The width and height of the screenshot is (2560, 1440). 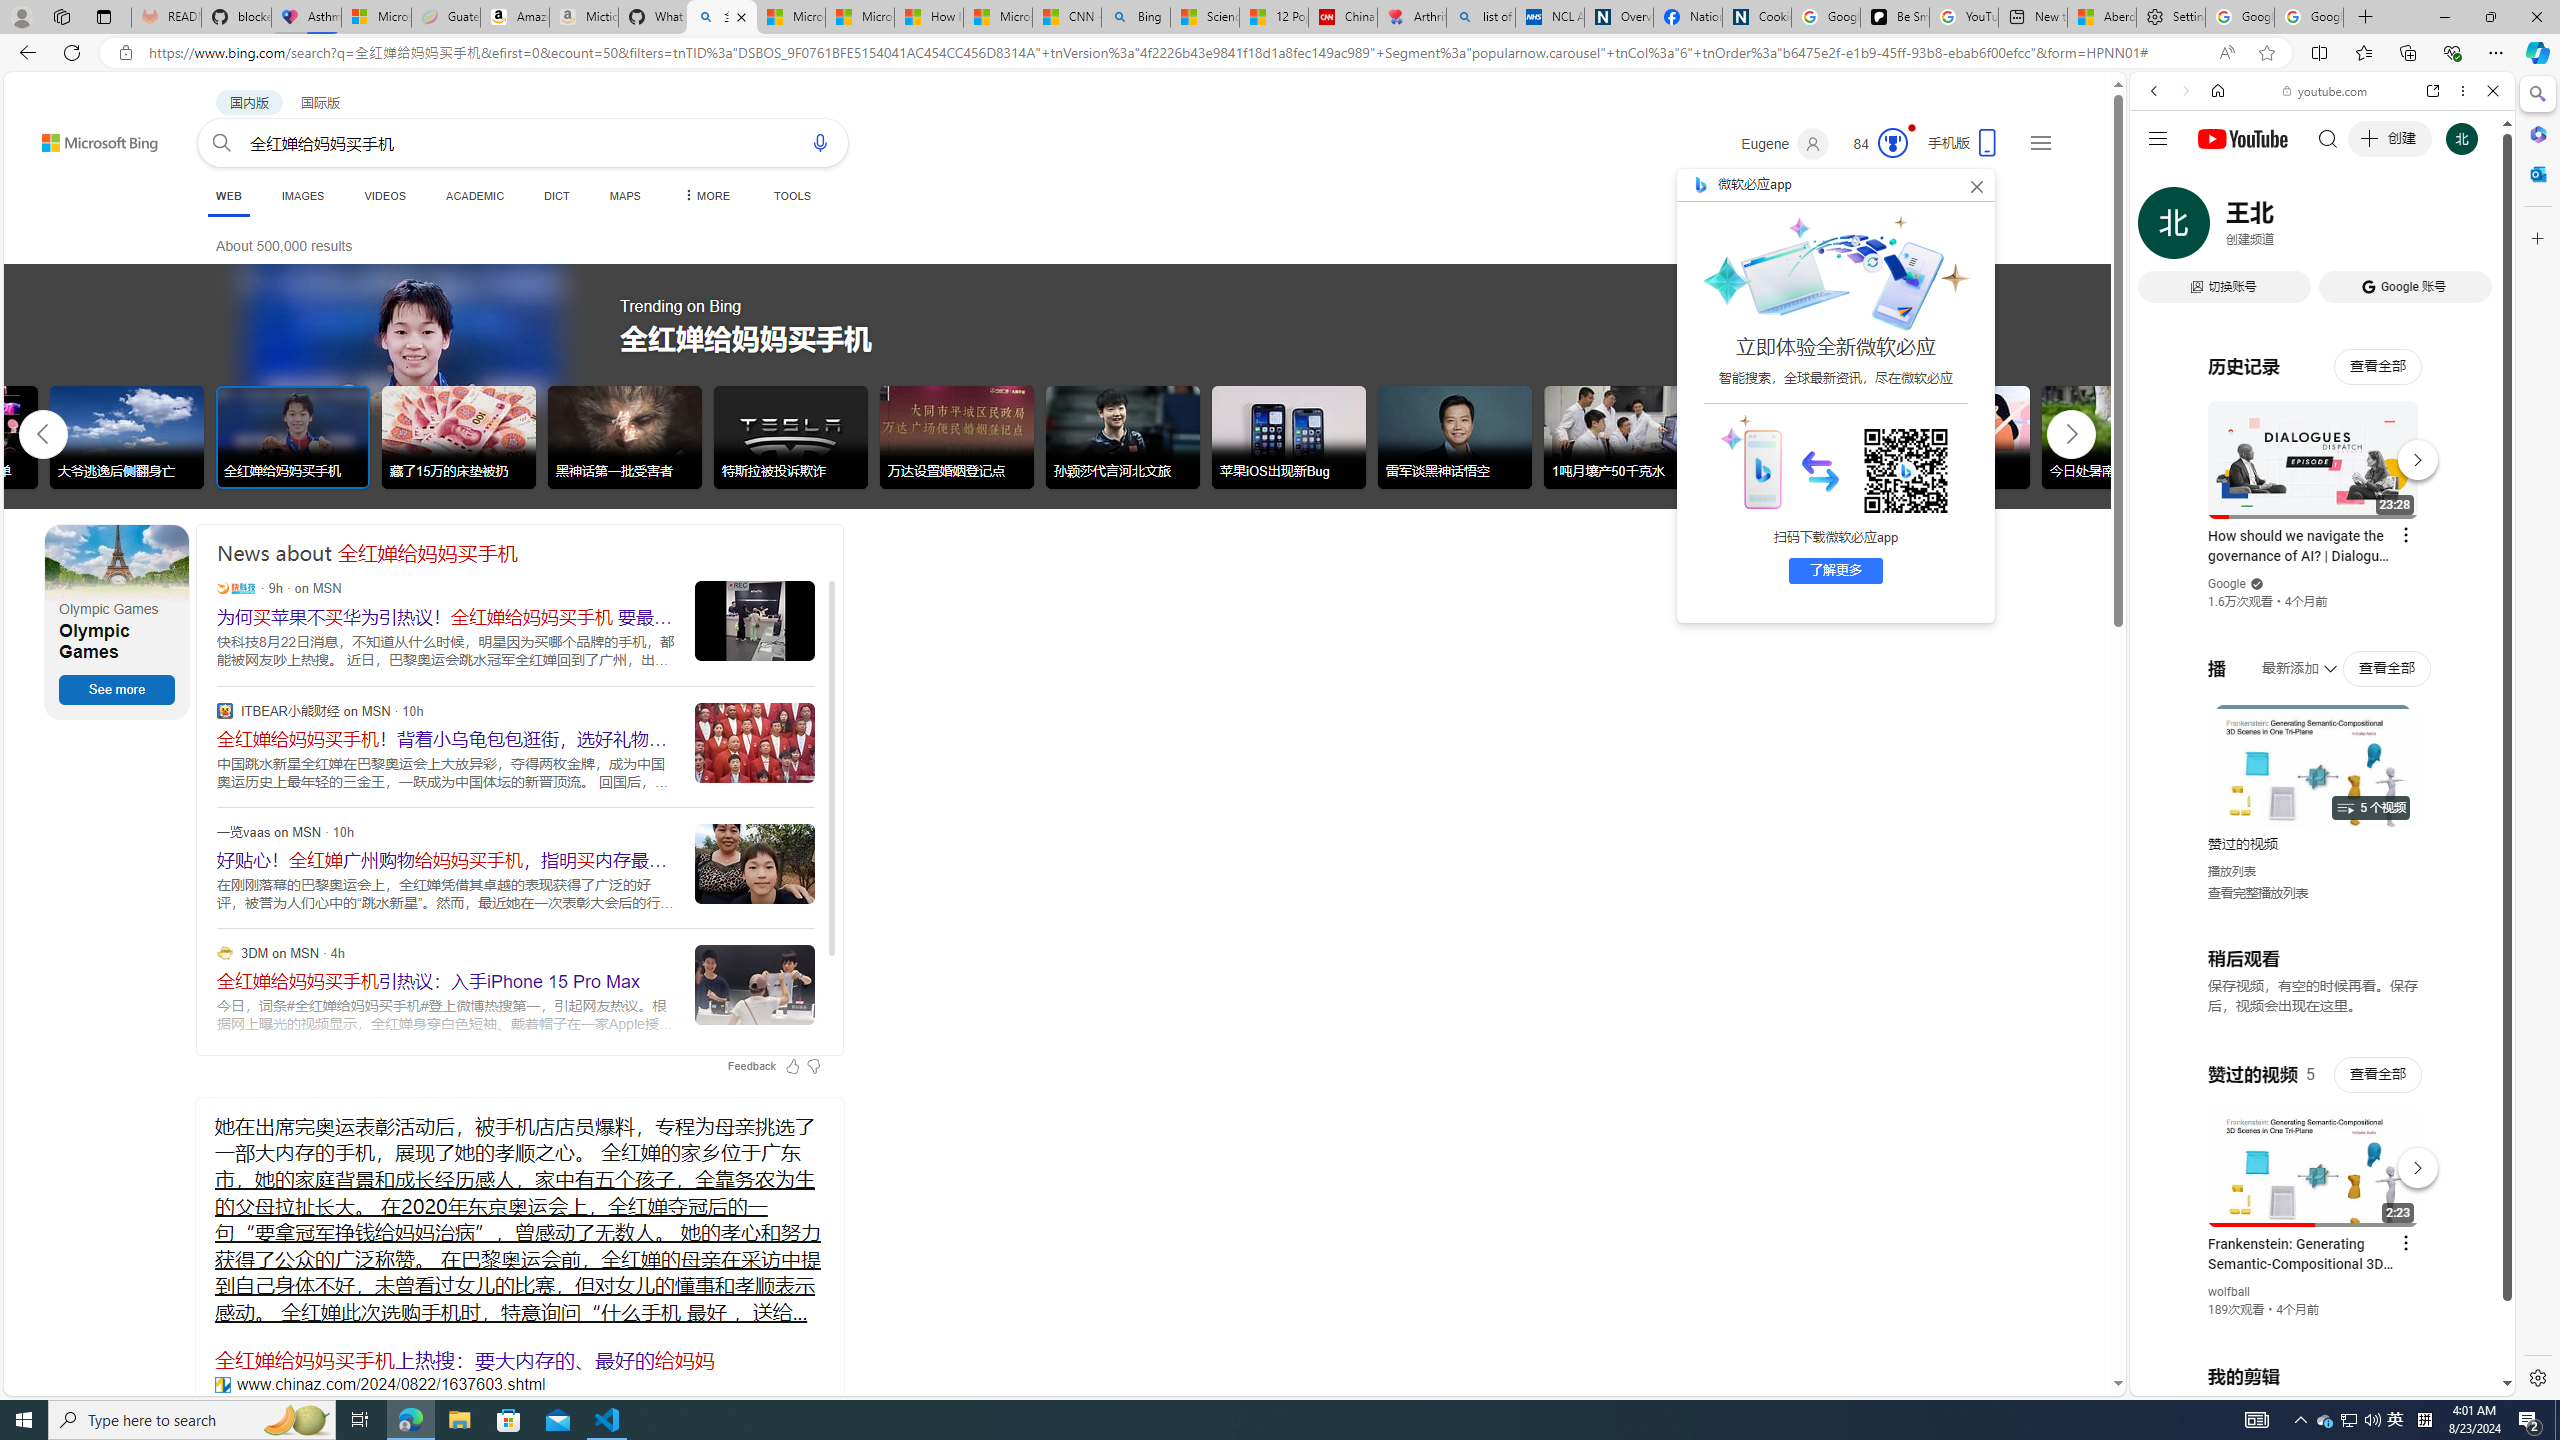 What do you see at coordinates (998, 16) in the screenshot?
I see `'Microsoft Start'` at bounding box center [998, 16].